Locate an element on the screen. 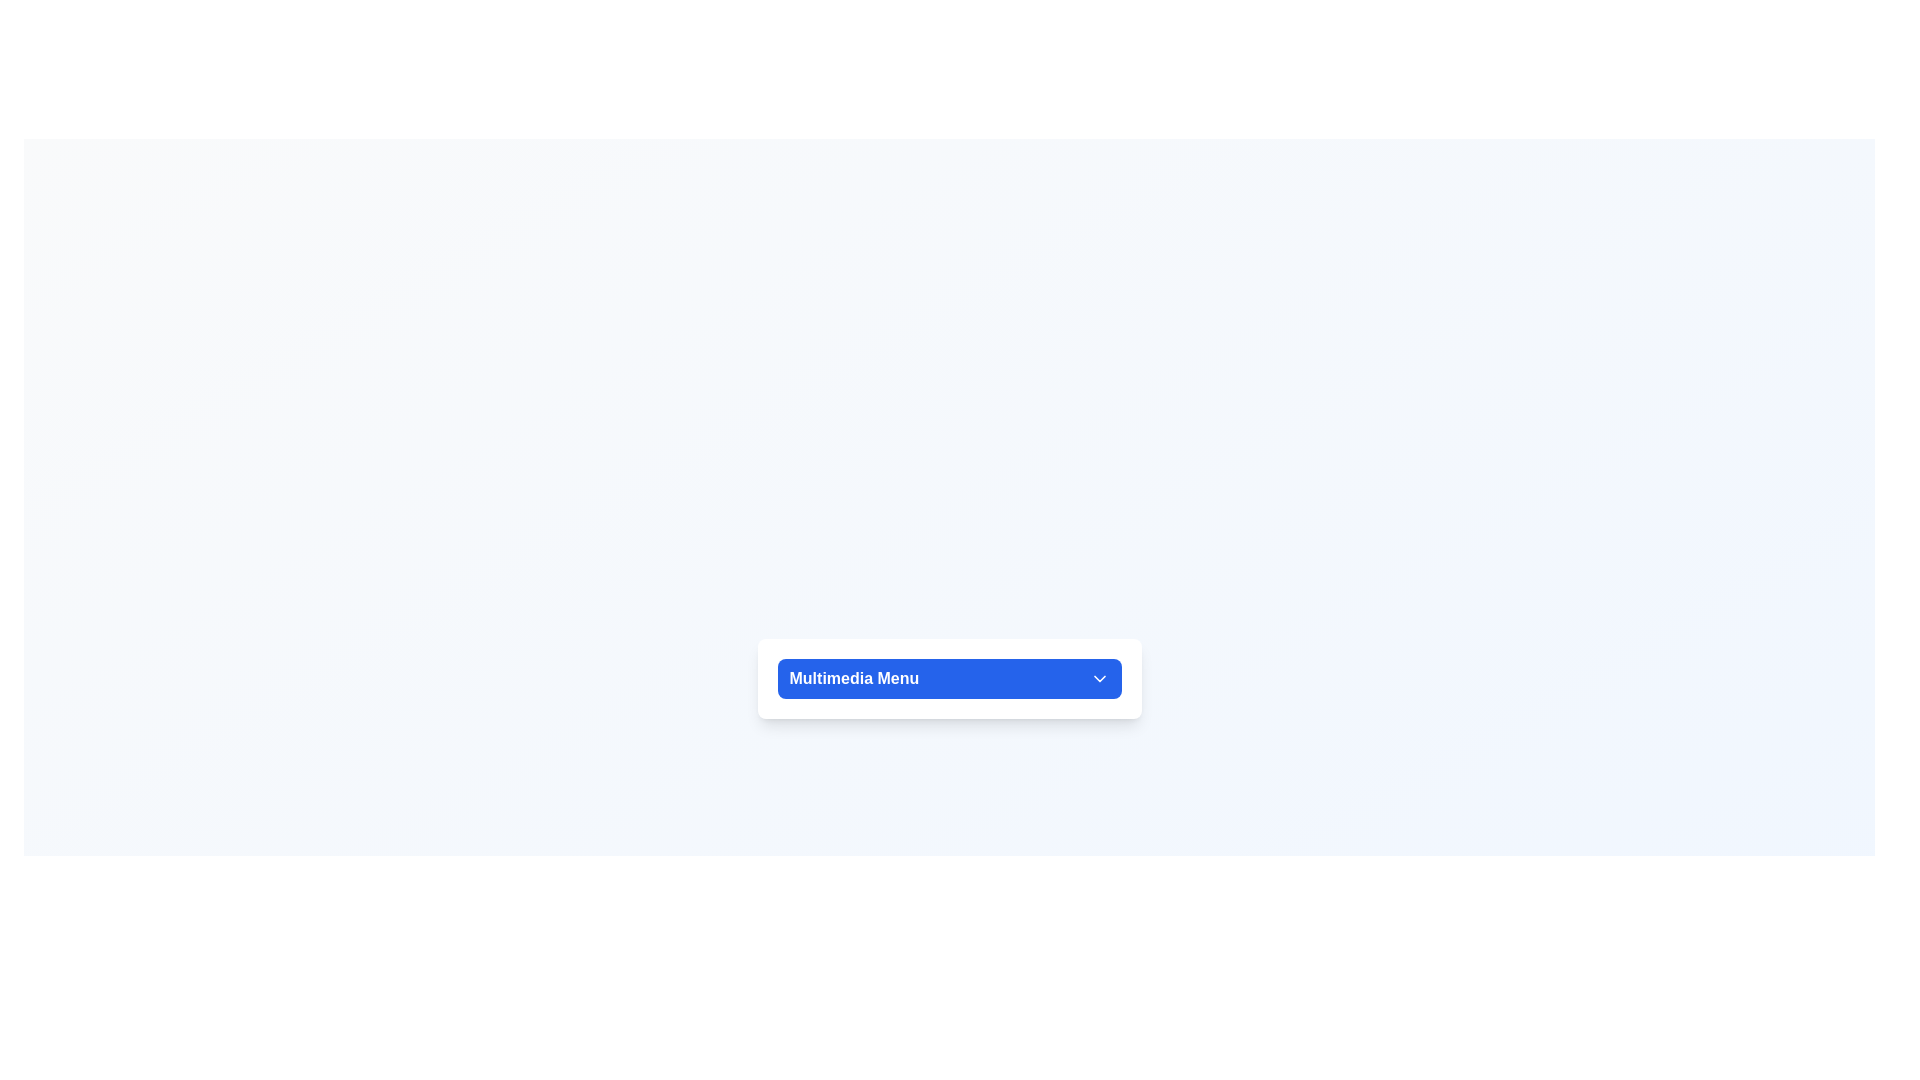 This screenshot has height=1080, width=1920. the 'Multimedia Menu' button to observe hover effects is located at coordinates (948, 677).